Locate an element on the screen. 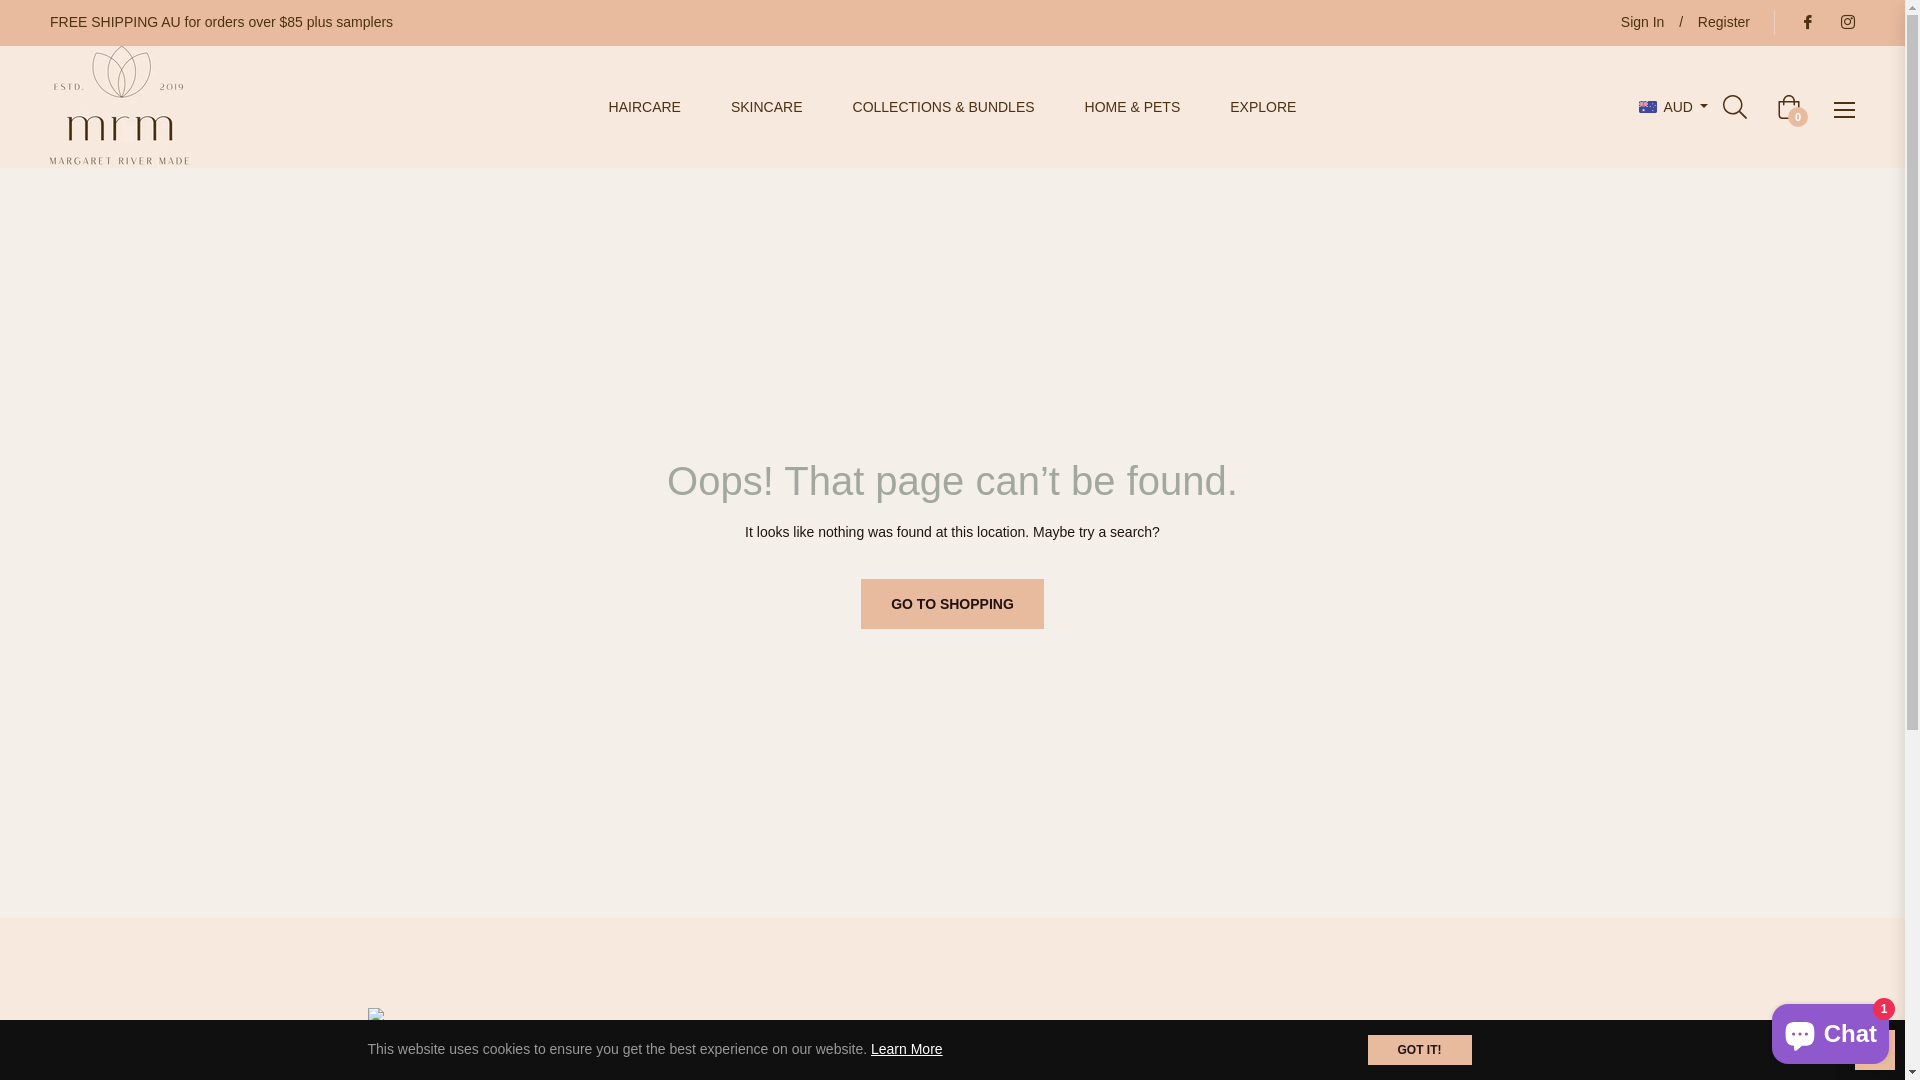 The height and width of the screenshot is (1080, 1920). 'Sign In' is located at coordinates (1642, 22).